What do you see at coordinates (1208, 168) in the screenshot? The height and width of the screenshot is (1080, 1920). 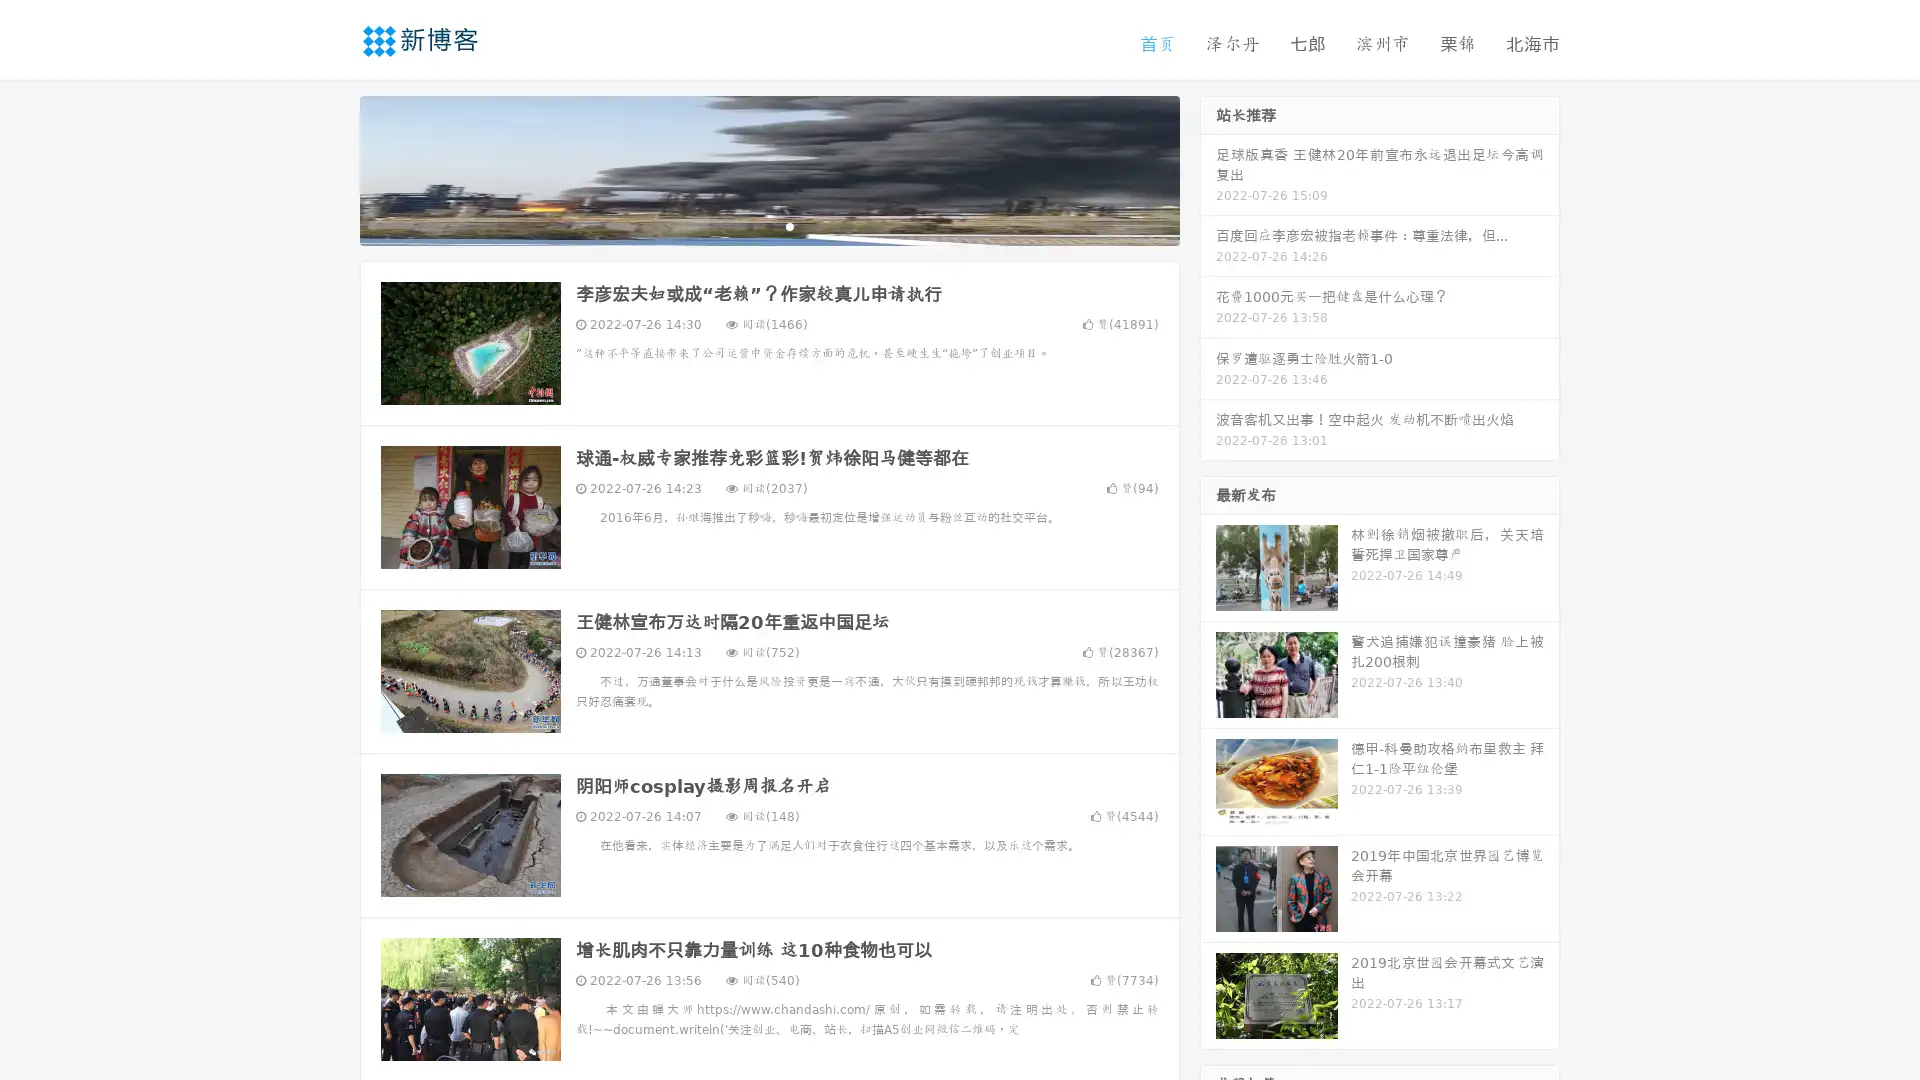 I see `Next slide` at bounding box center [1208, 168].